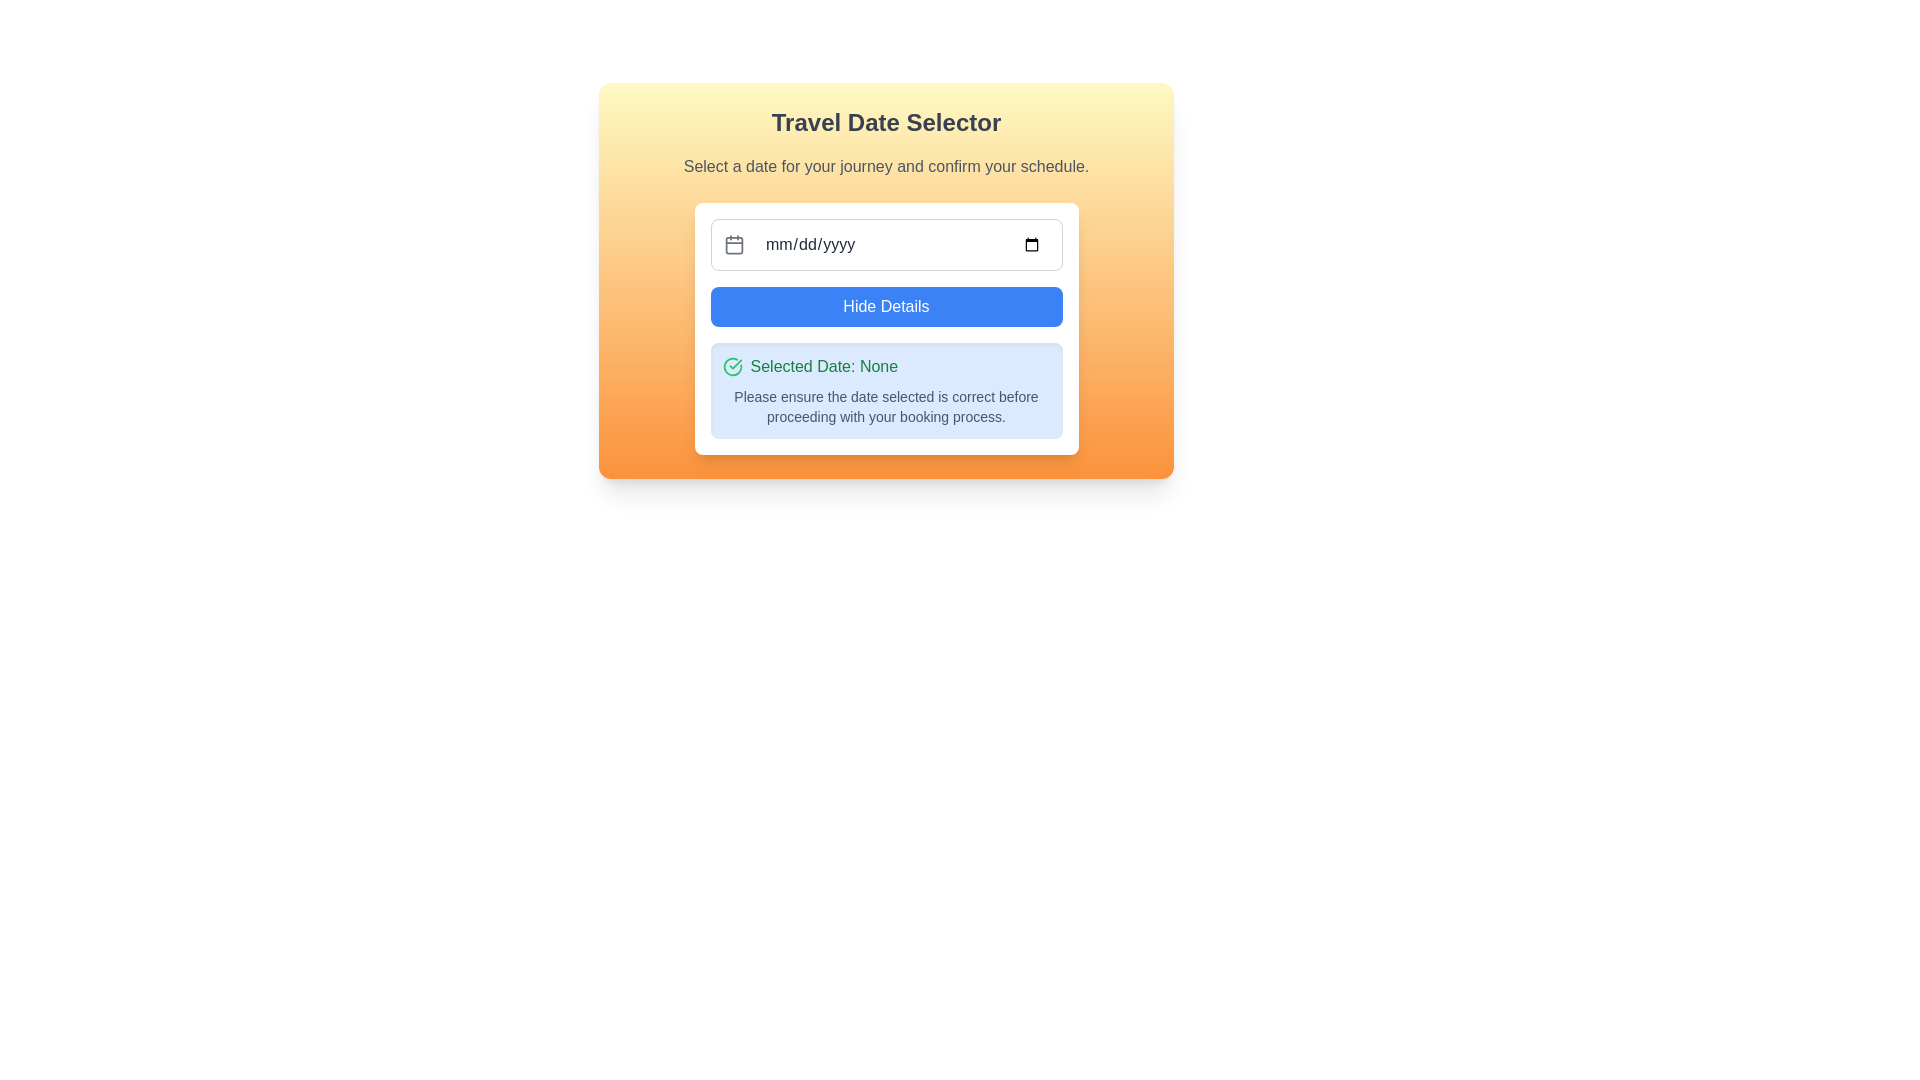 The image size is (1920, 1080). Describe the element at coordinates (885, 165) in the screenshot. I see `the static text display that reads 'Select a date for your journey and confirm your schedule.' which is positioned below the title 'Travel Date Selector'` at that location.